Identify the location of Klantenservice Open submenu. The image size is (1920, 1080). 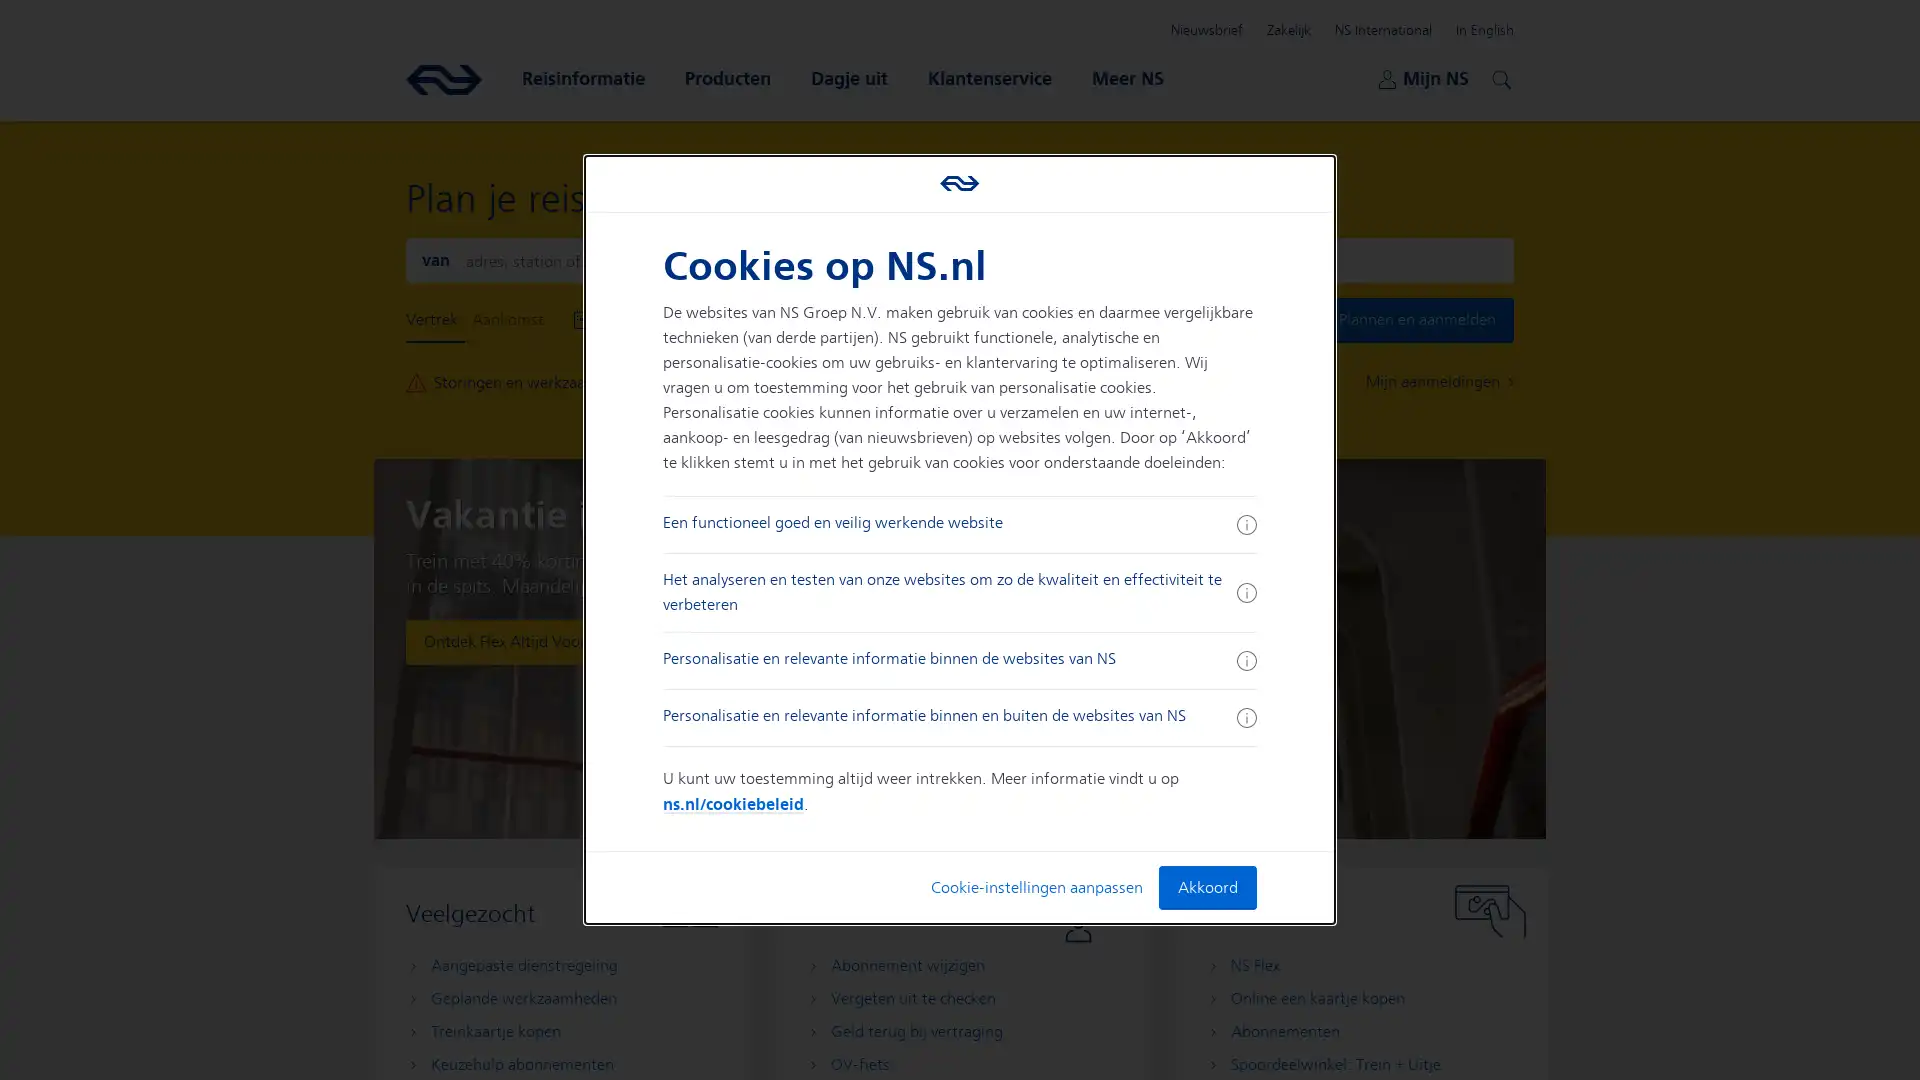
(989, 77).